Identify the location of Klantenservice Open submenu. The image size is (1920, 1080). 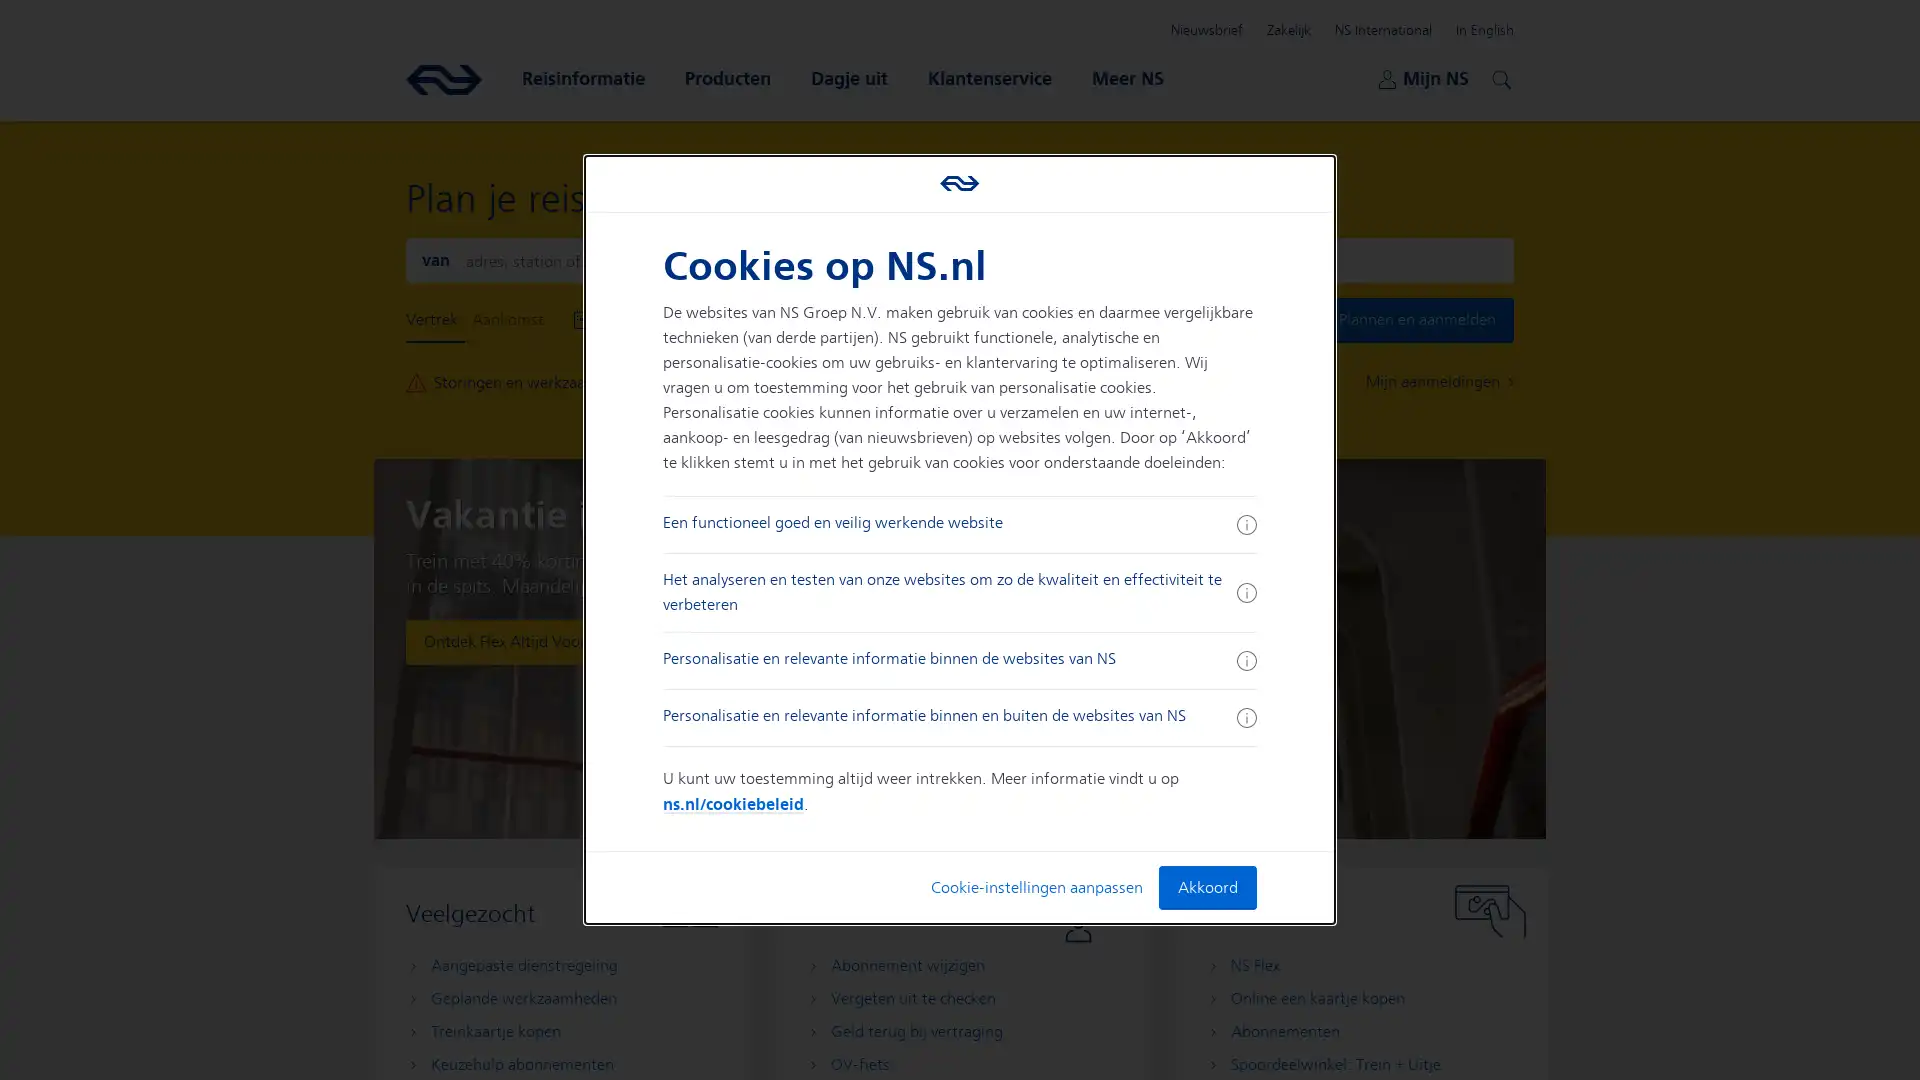
(989, 77).